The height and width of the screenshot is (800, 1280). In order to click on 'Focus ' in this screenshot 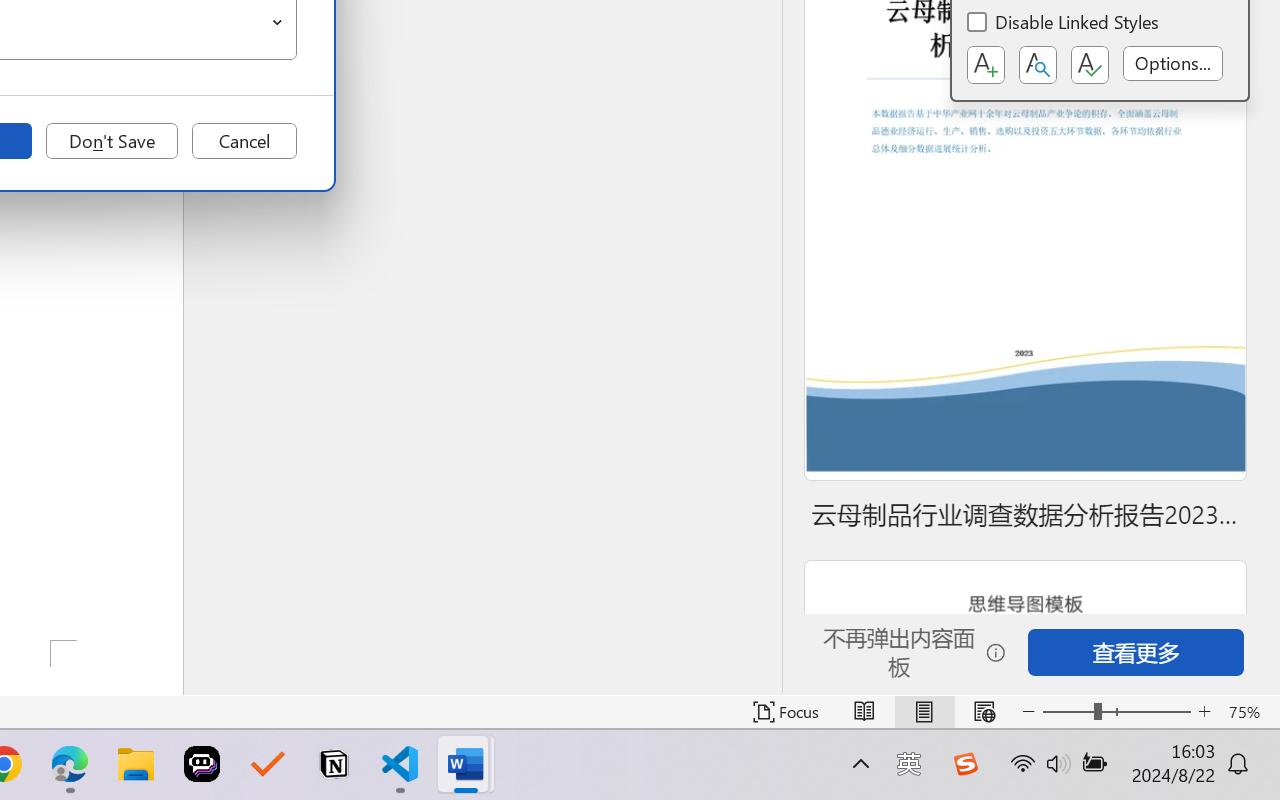, I will do `click(785, 711)`.